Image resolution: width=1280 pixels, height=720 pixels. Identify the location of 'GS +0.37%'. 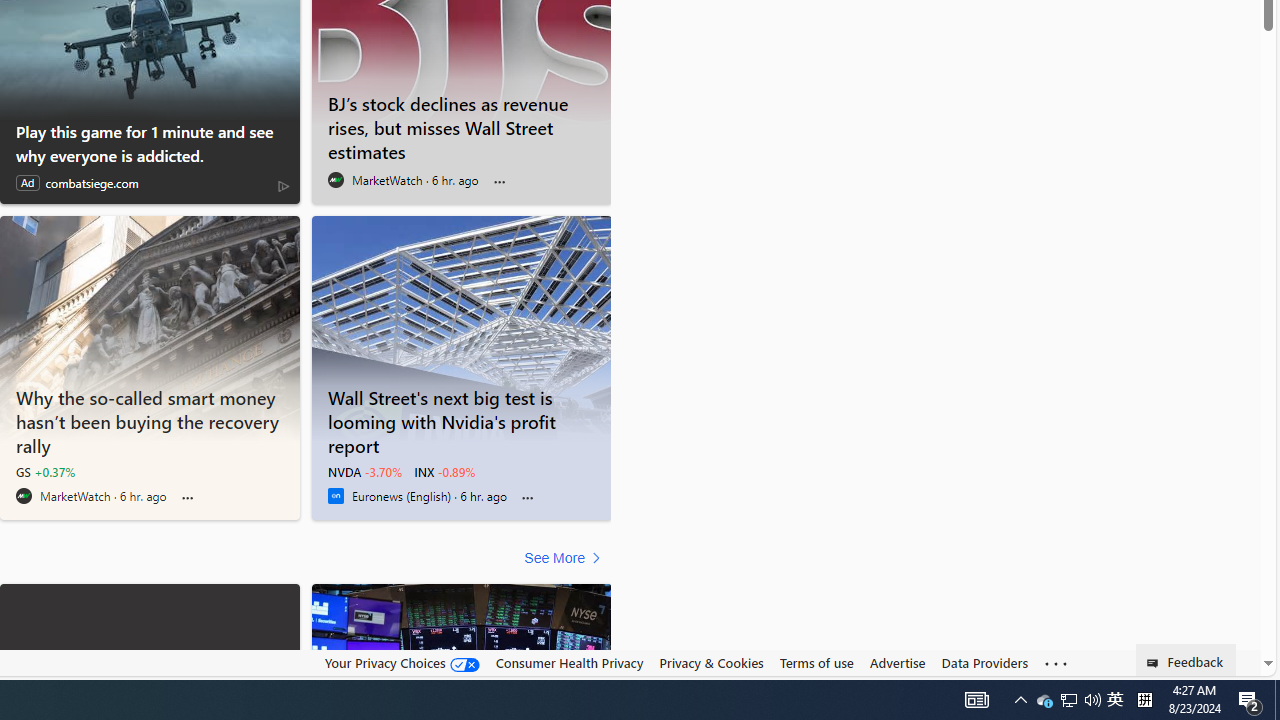
(45, 471).